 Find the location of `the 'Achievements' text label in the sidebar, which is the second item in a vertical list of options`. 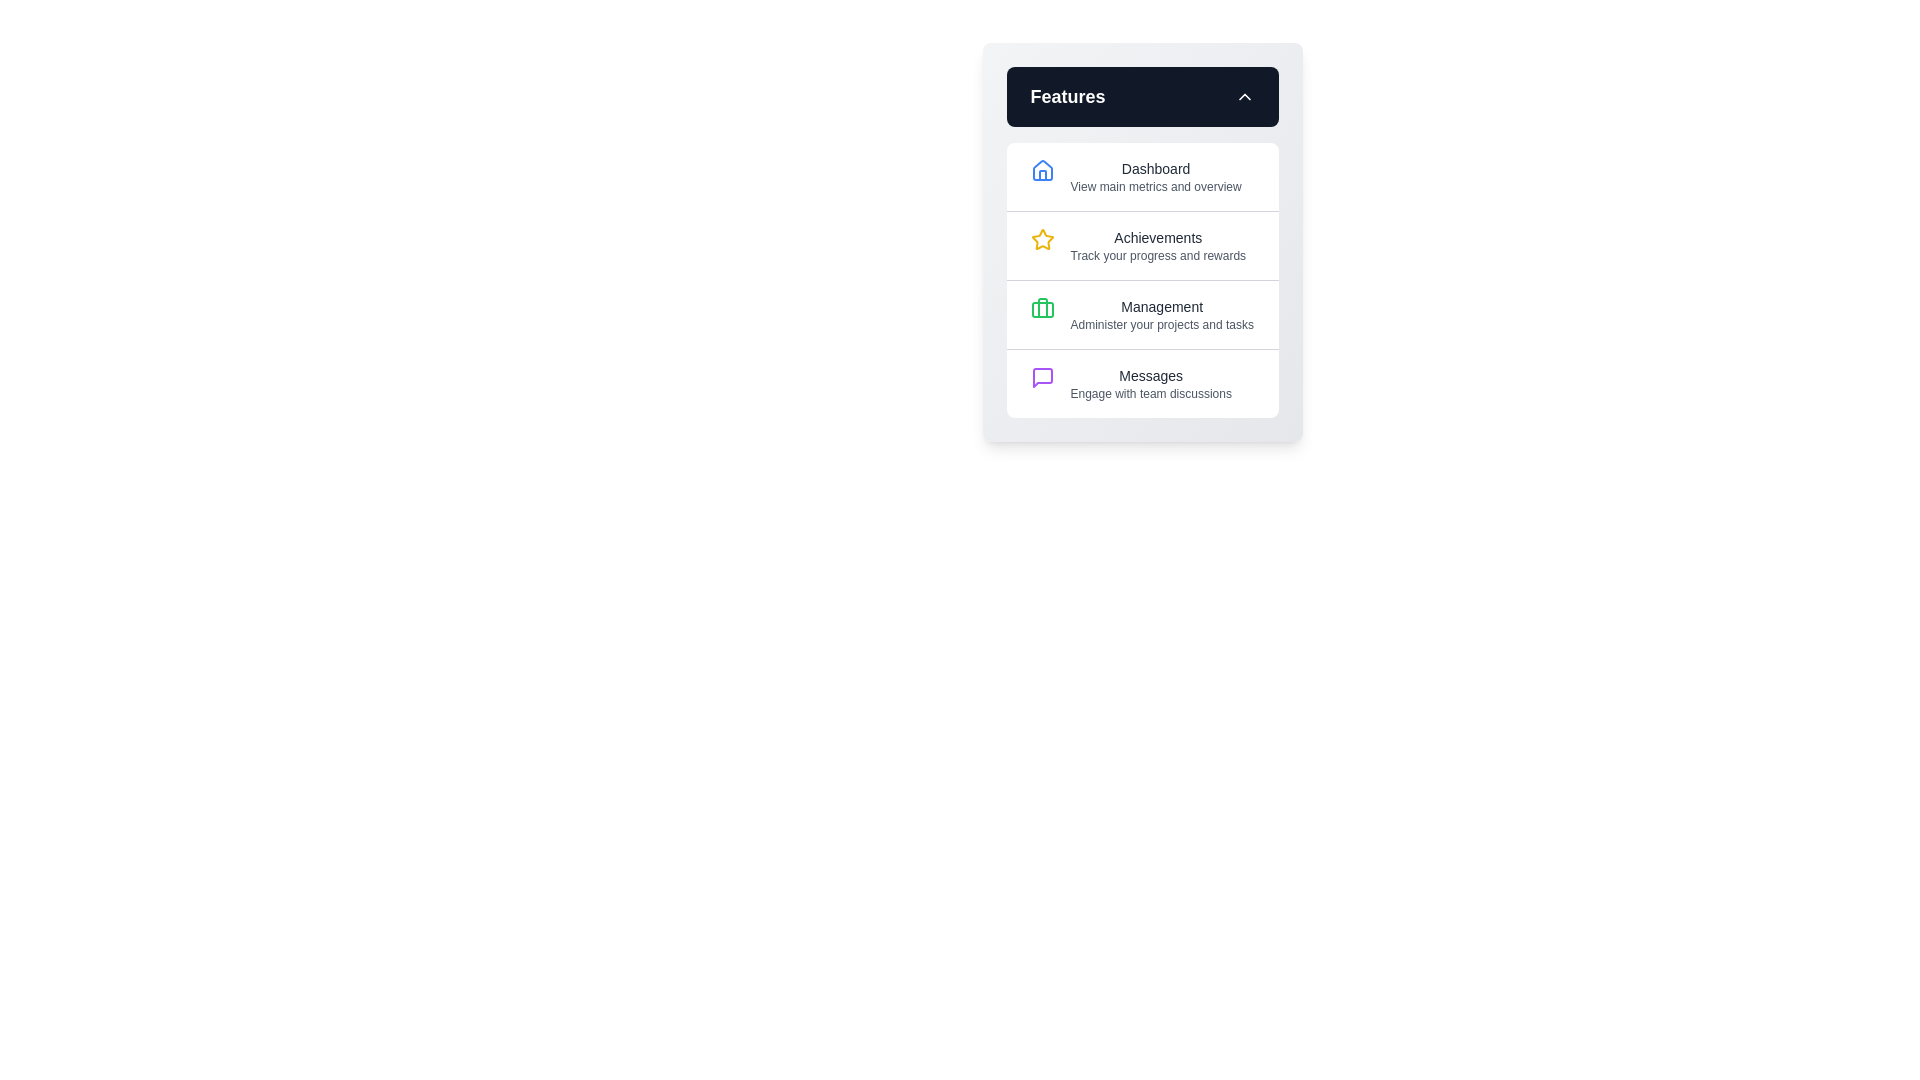

the 'Achievements' text label in the sidebar, which is the second item in a vertical list of options is located at coordinates (1158, 237).